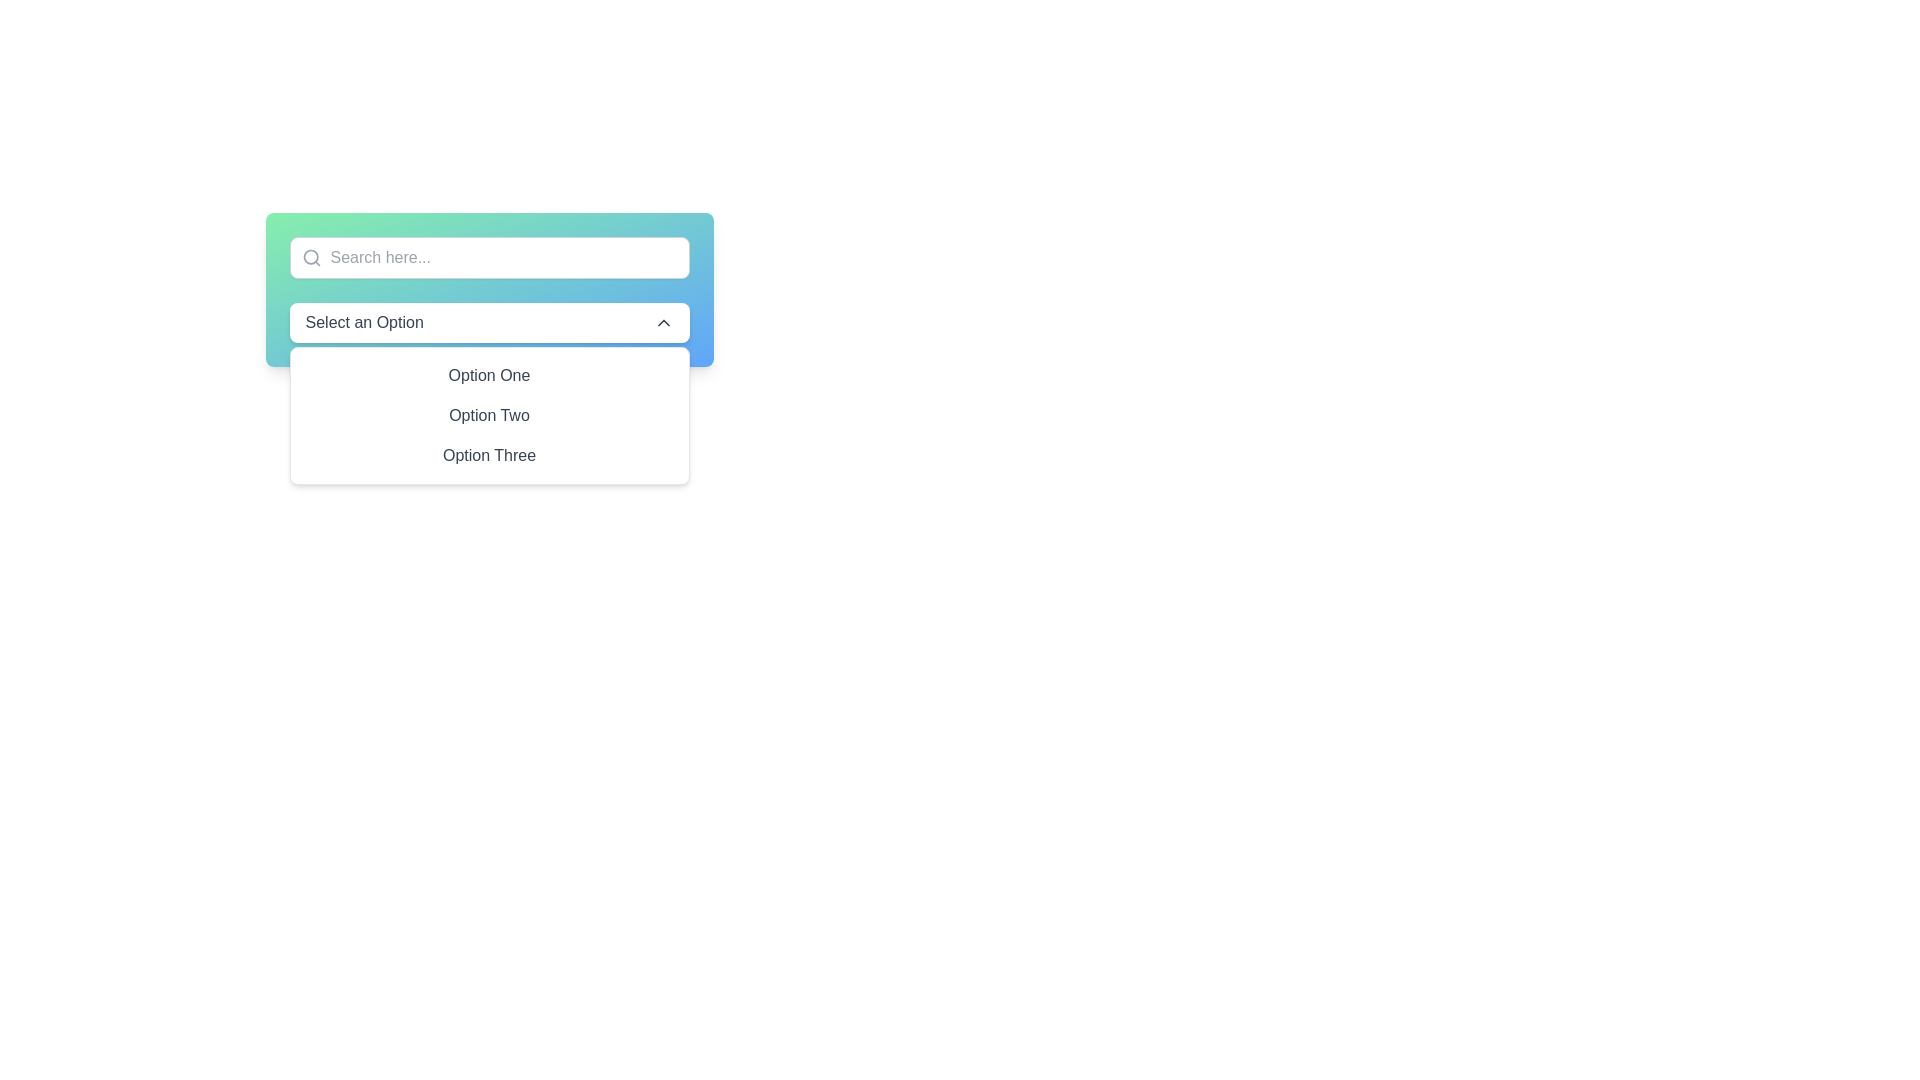 The height and width of the screenshot is (1080, 1920). Describe the element at coordinates (489, 415) in the screenshot. I see `the dropdown menu located directly below the 'Select an Option' button` at that location.